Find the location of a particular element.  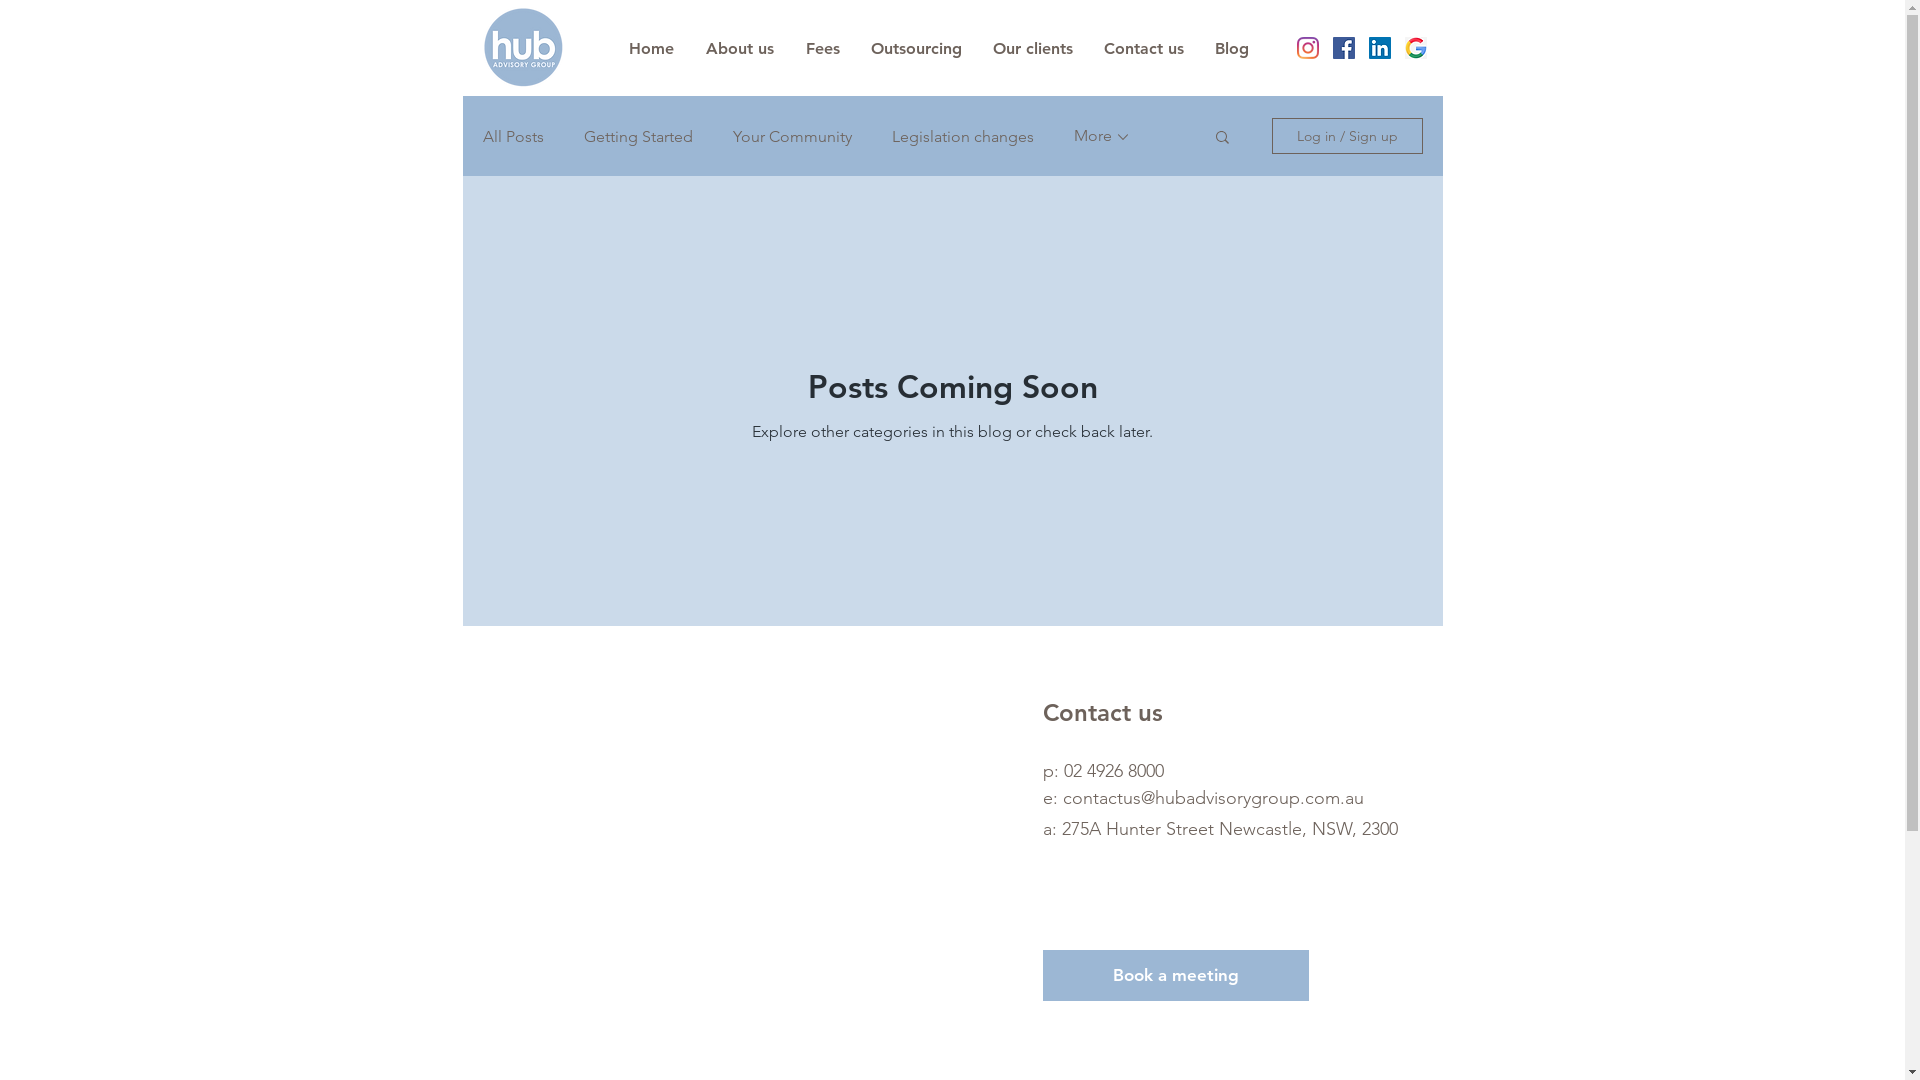

'Fees' is located at coordinates (822, 48).